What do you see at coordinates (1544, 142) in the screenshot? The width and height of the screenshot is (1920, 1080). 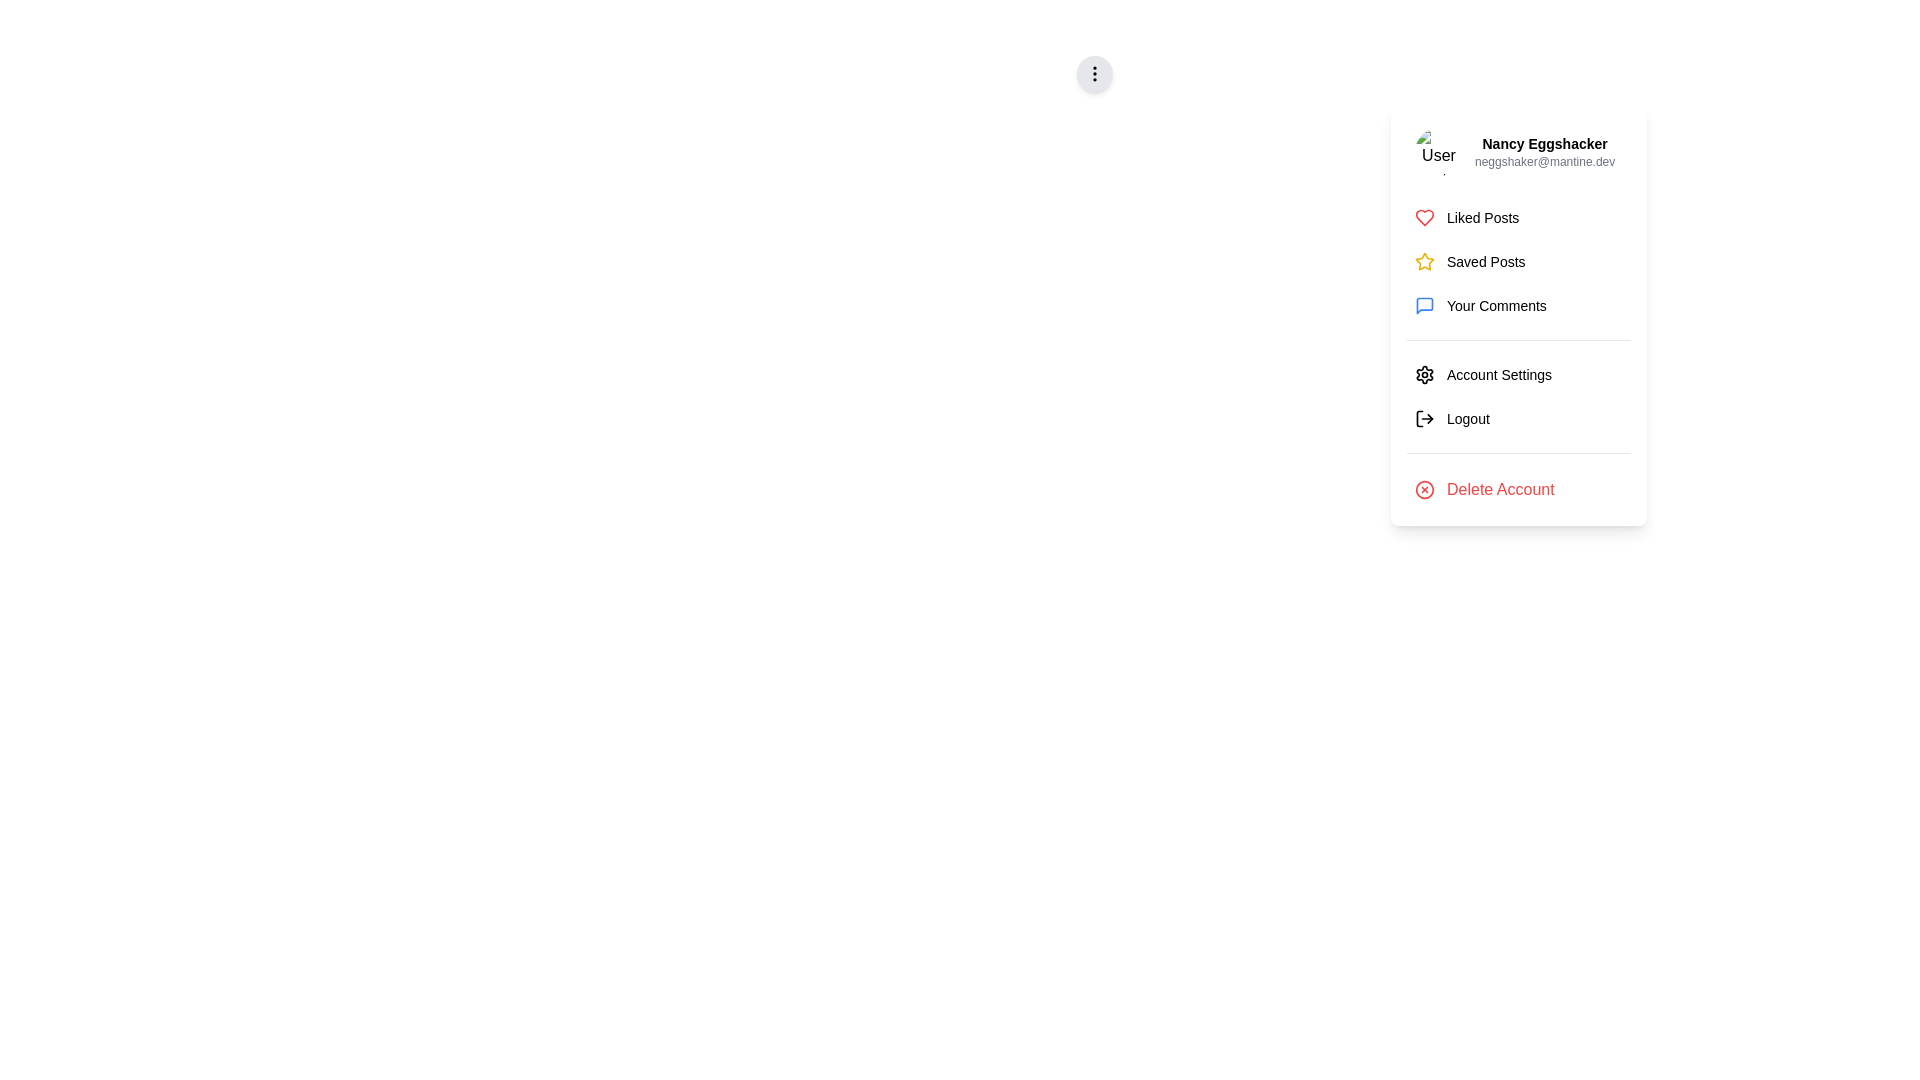 I see `displayed user's name from the text label located in the upper portion of the profile section` at bounding box center [1544, 142].